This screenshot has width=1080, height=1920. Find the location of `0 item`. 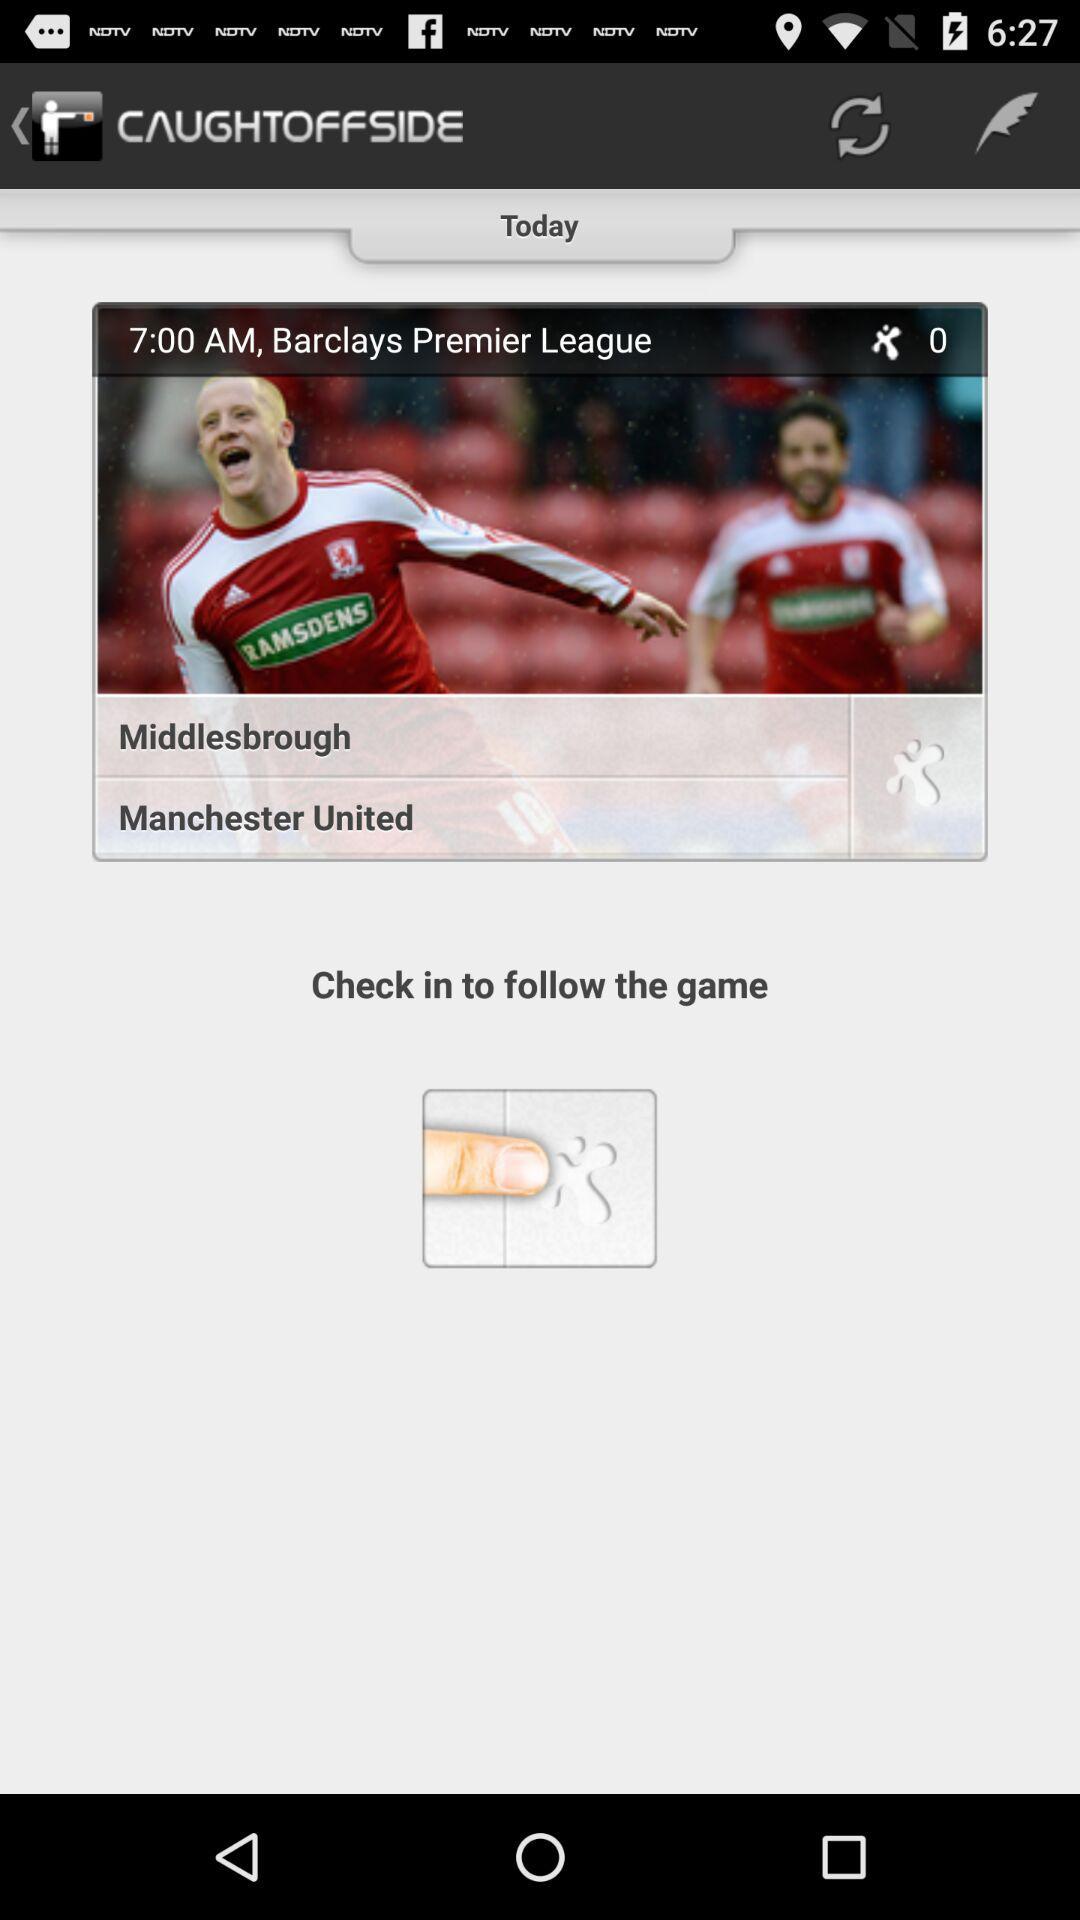

0 item is located at coordinates (949, 339).